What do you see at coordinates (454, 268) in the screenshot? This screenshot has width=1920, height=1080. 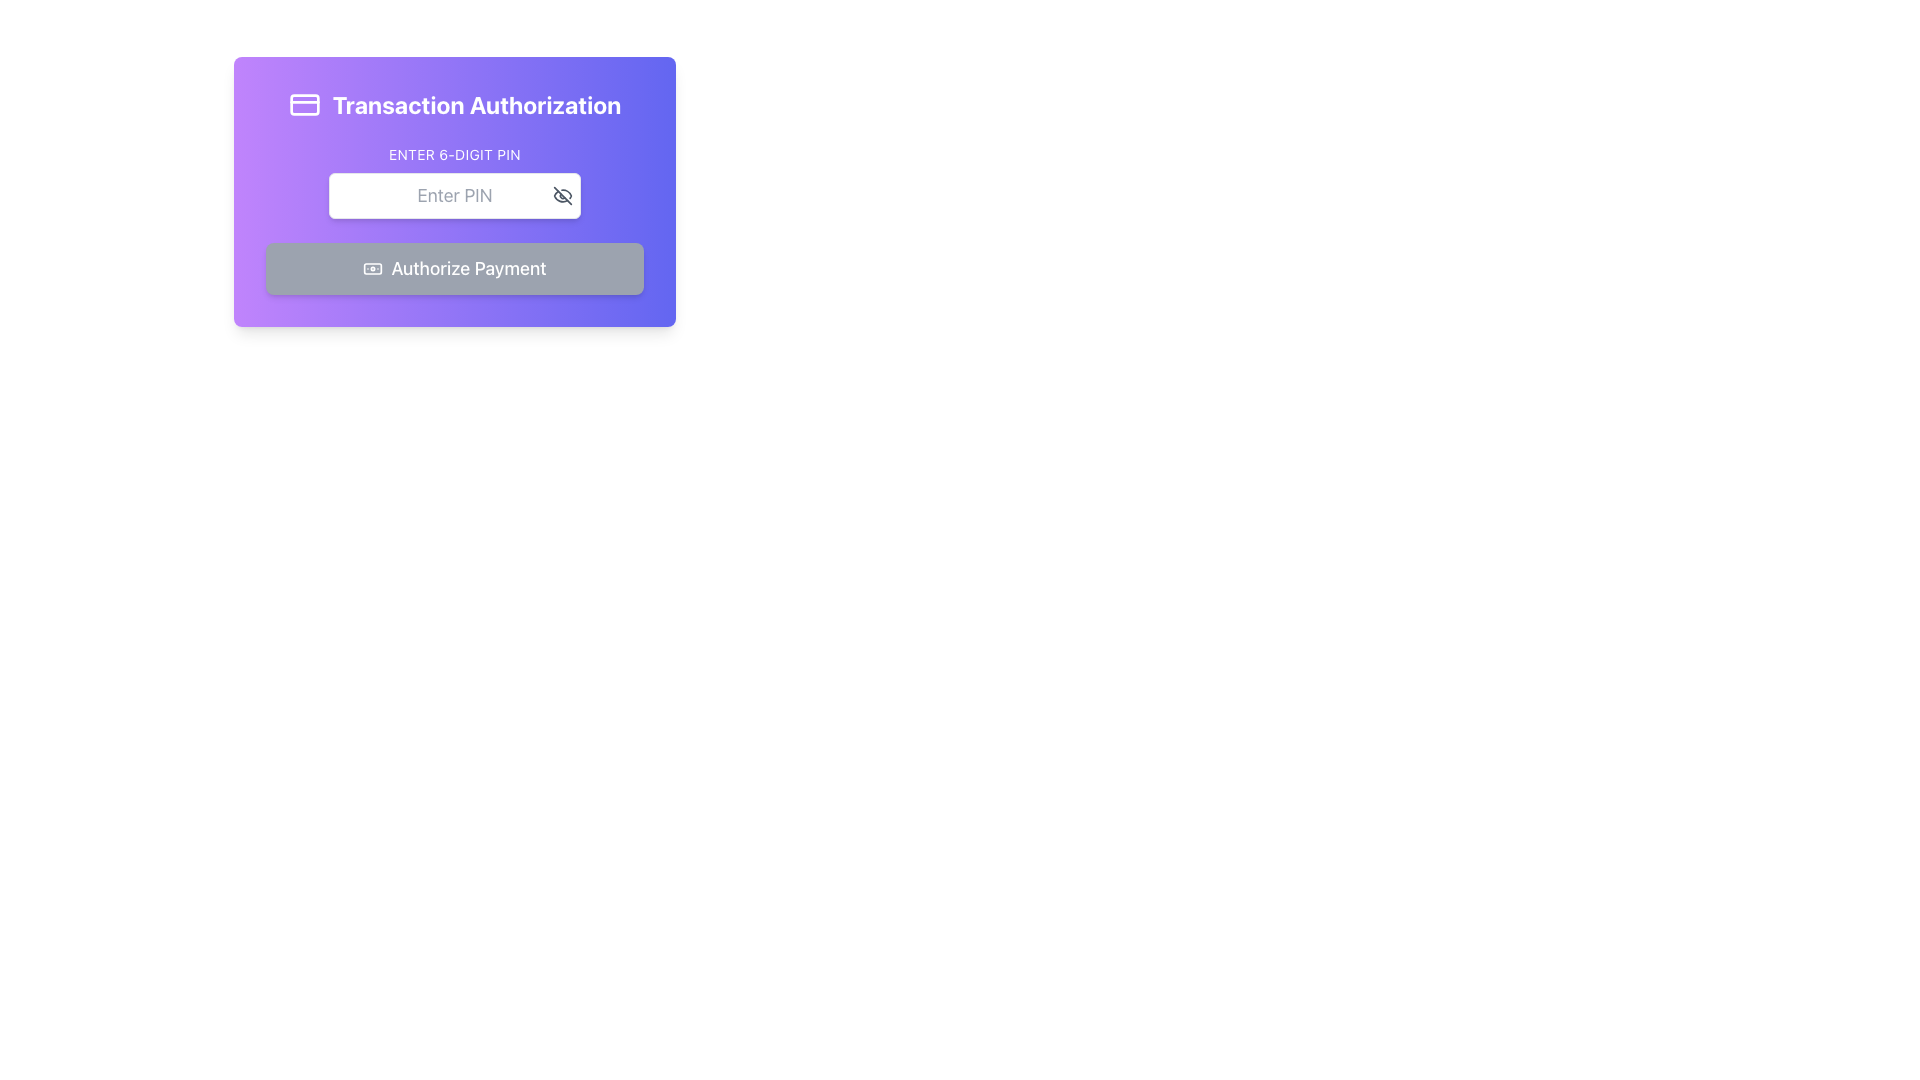 I see `the disabled payment authorization button located at the bottom of the 'Transaction Authorization' card with a gradient purple background` at bounding box center [454, 268].